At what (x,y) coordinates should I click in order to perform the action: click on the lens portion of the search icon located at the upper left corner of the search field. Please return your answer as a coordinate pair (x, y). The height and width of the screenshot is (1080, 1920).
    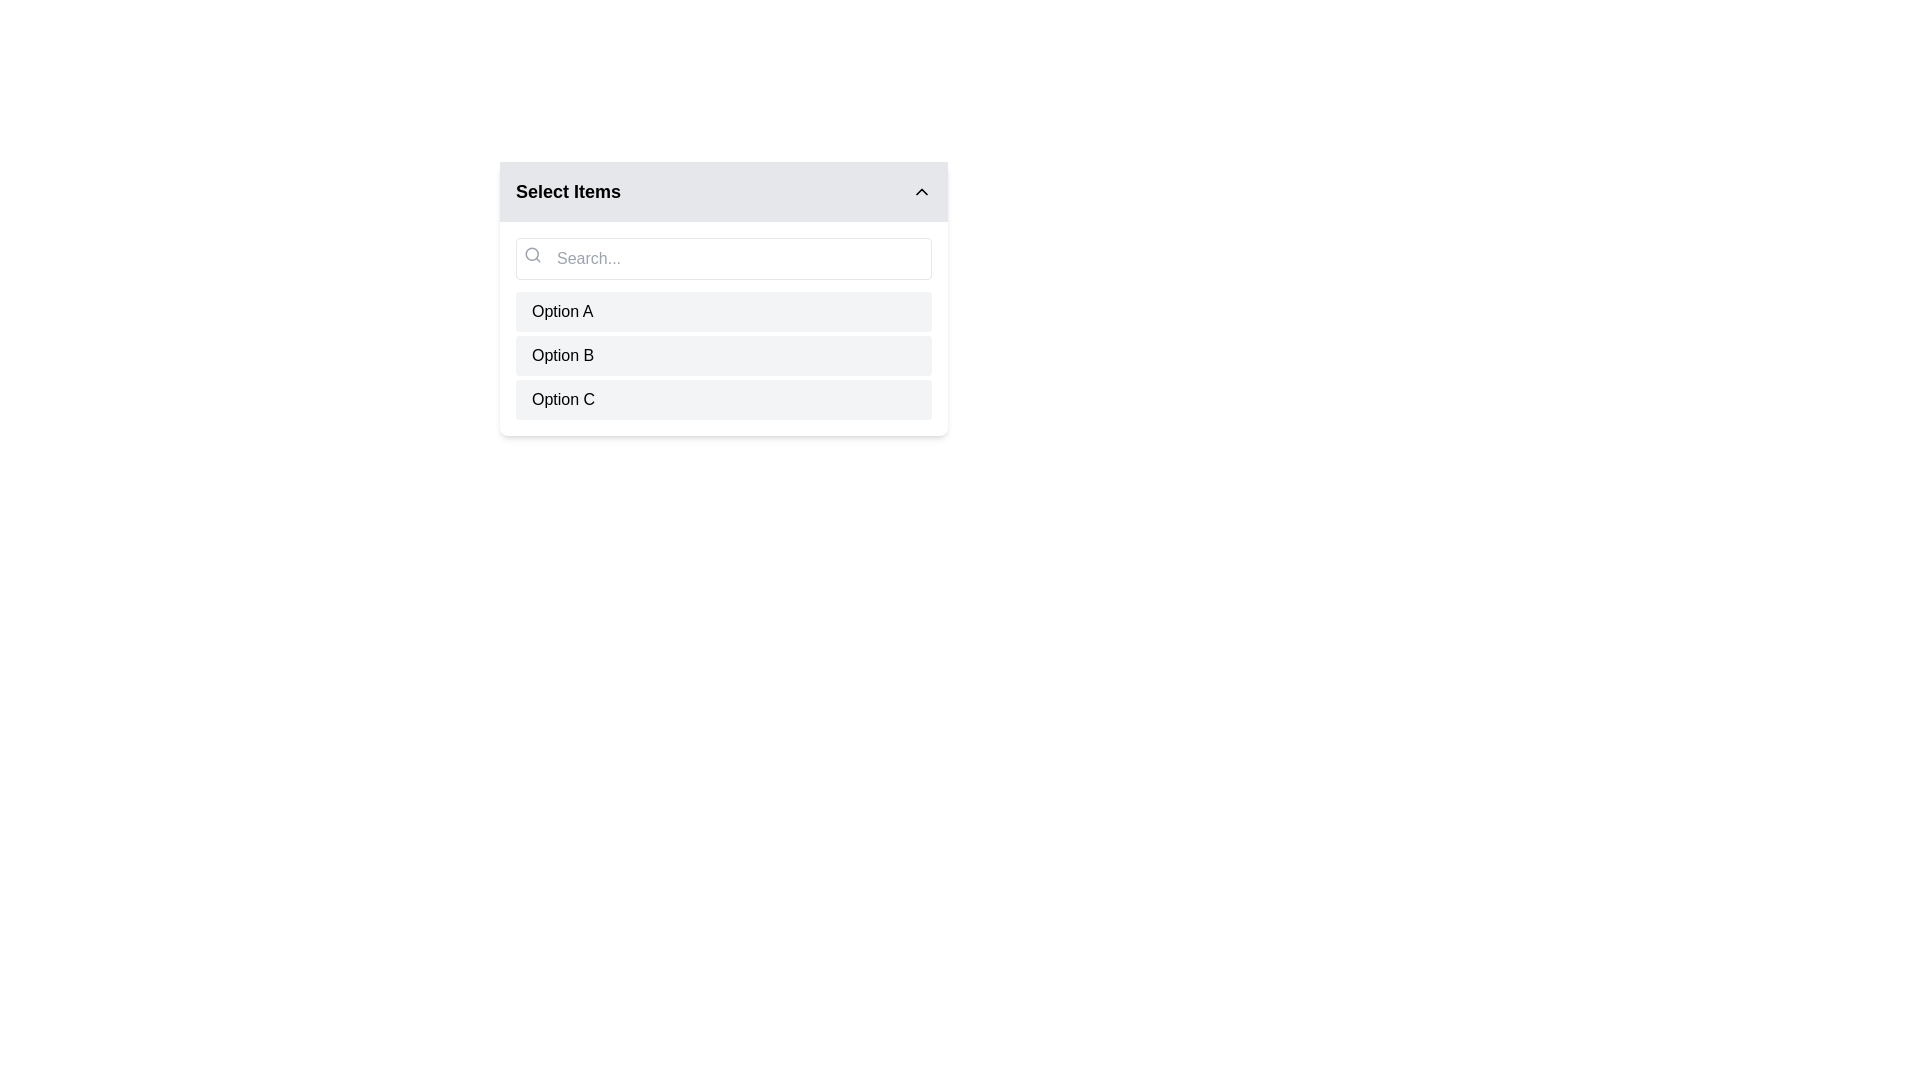
    Looking at the image, I should click on (532, 253).